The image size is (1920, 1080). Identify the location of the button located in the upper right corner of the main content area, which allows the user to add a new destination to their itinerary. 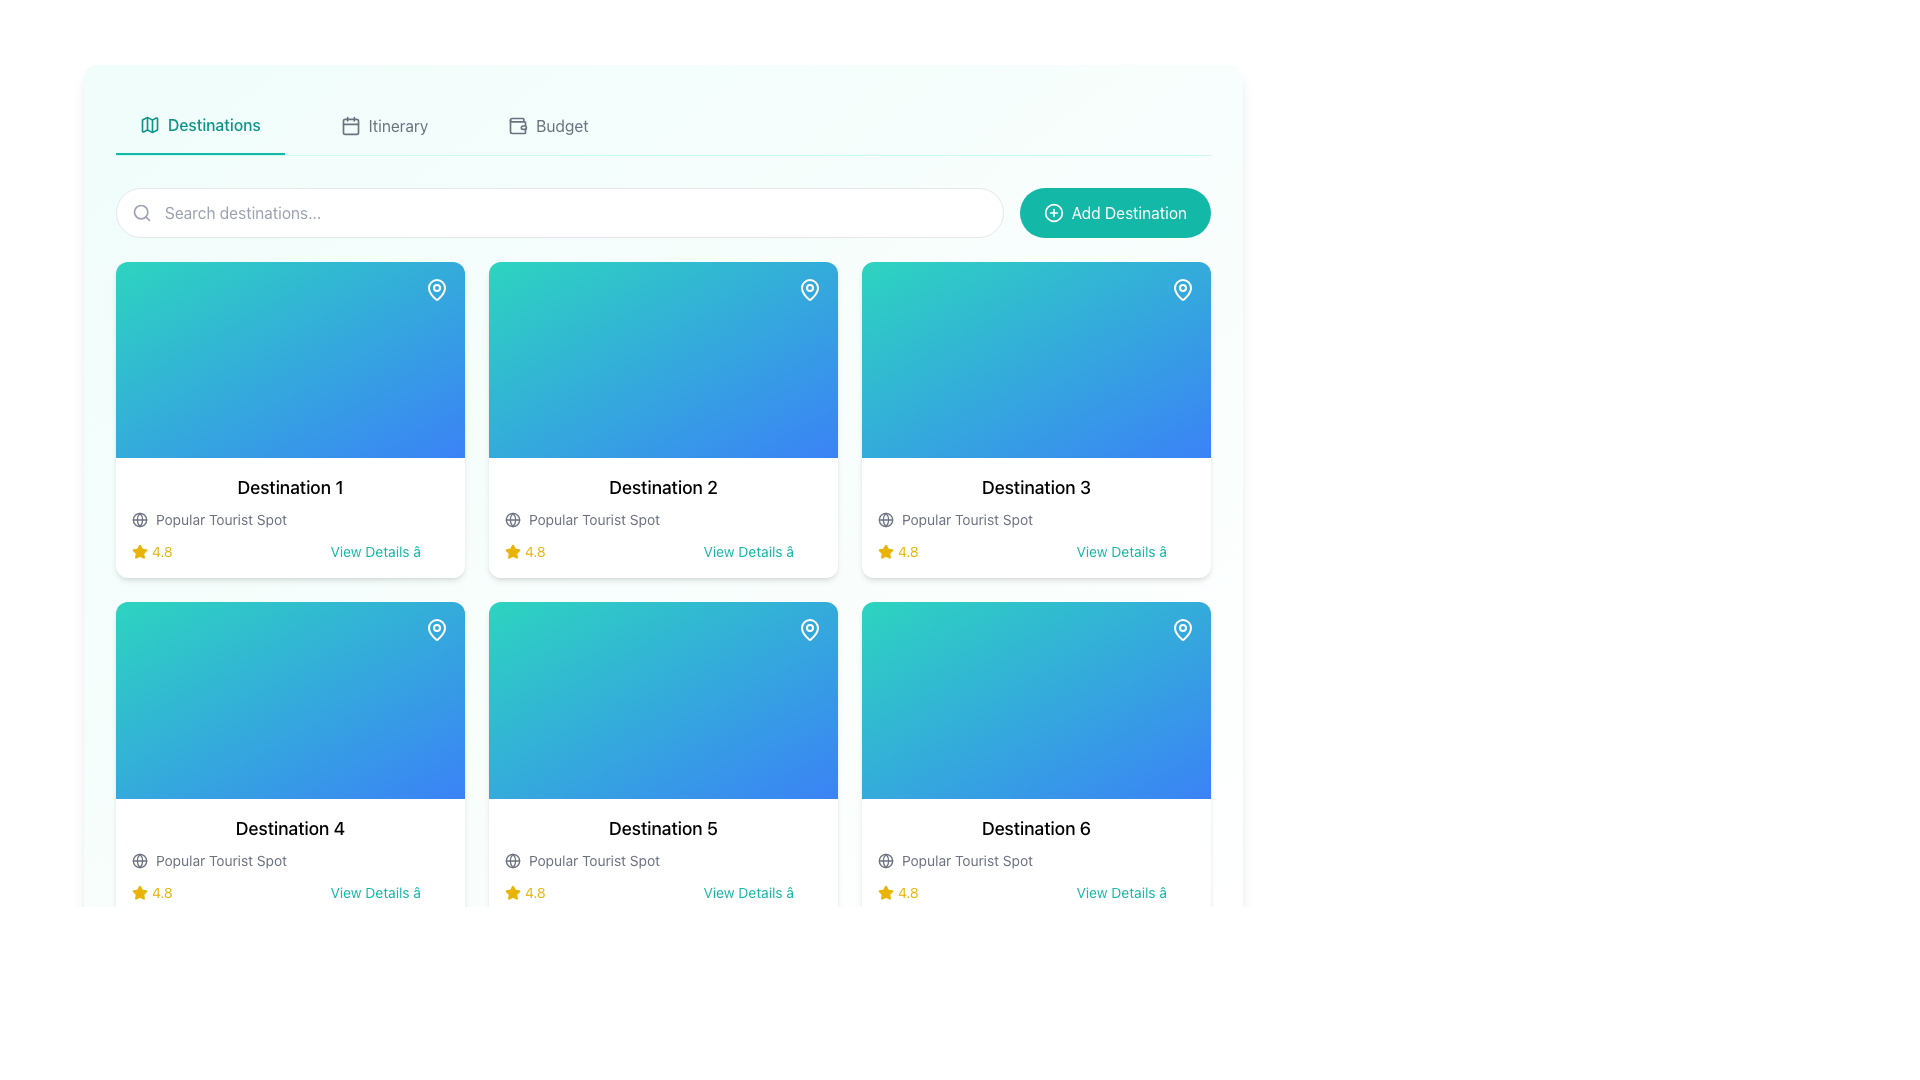
(1114, 212).